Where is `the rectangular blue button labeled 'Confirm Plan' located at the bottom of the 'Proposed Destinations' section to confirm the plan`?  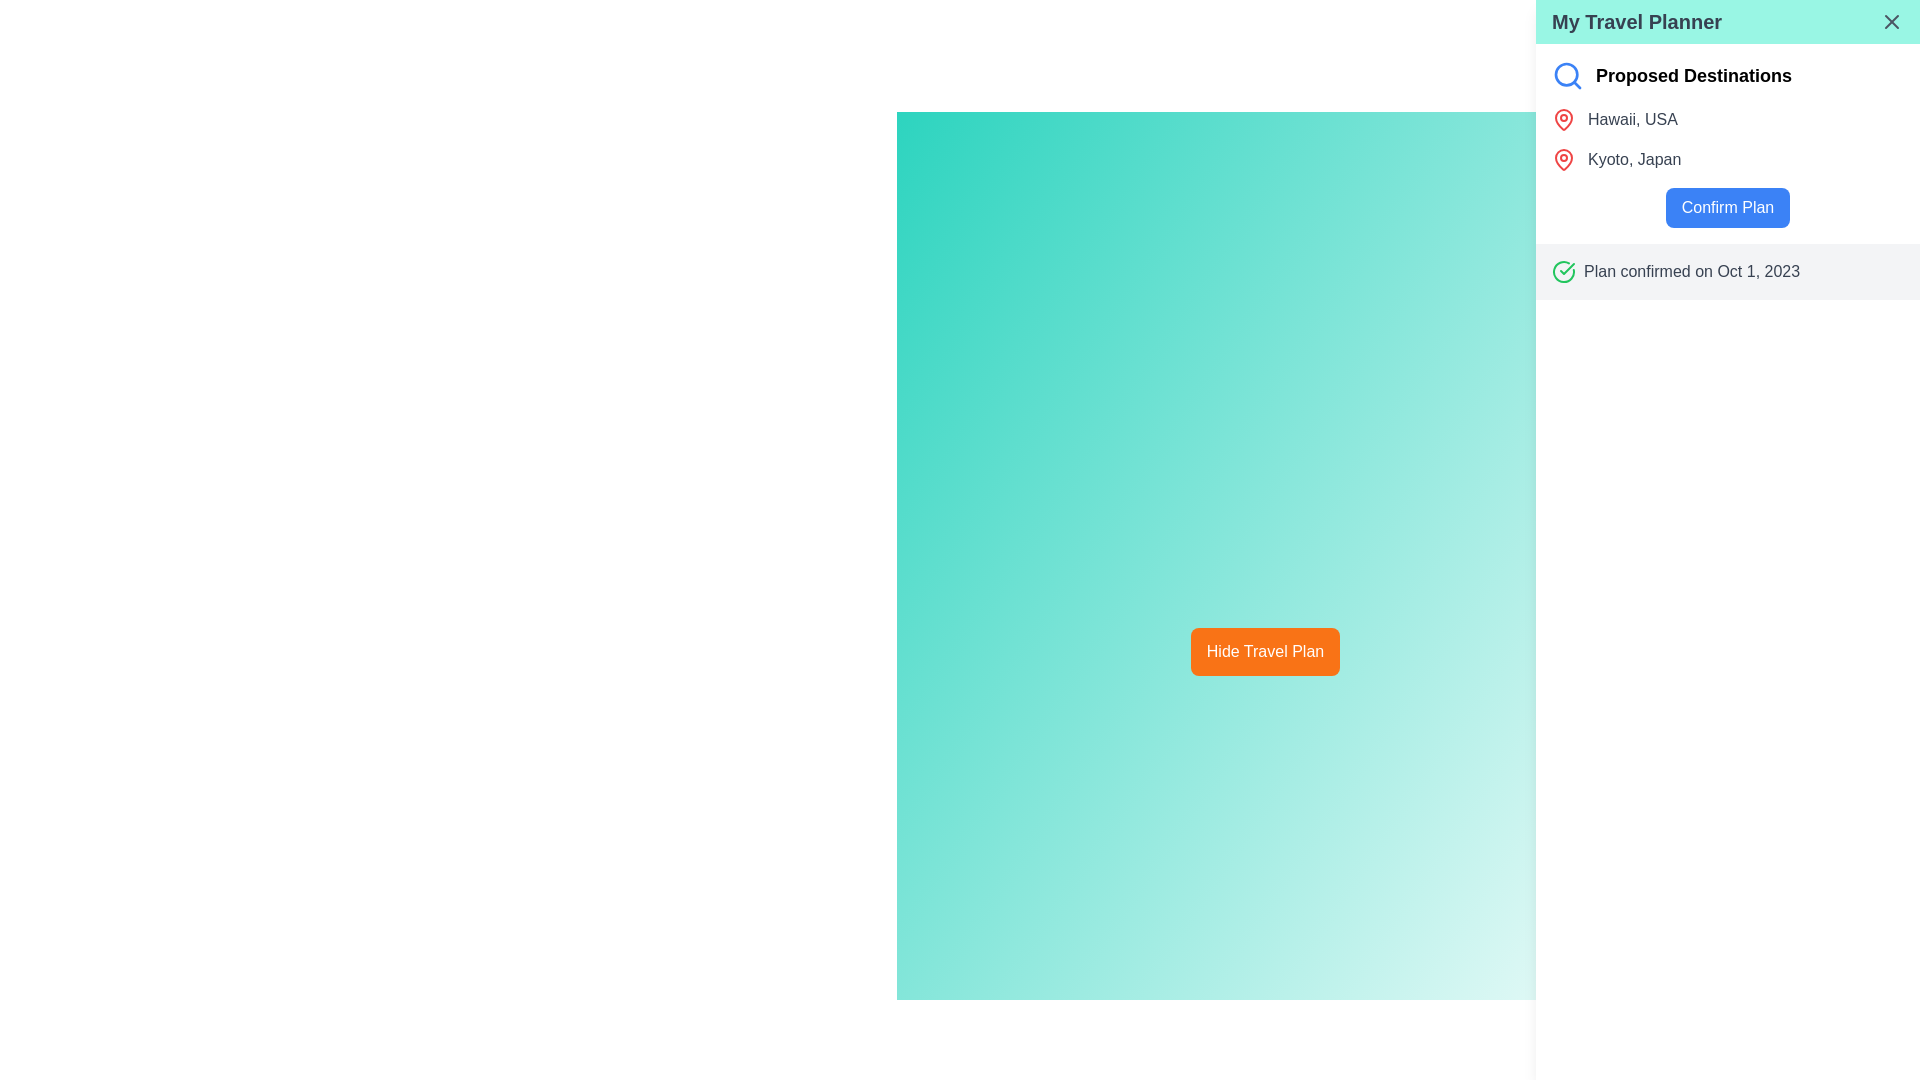 the rectangular blue button labeled 'Confirm Plan' located at the bottom of the 'Proposed Destinations' section to confirm the plan is located at coordinates (1727, 208).